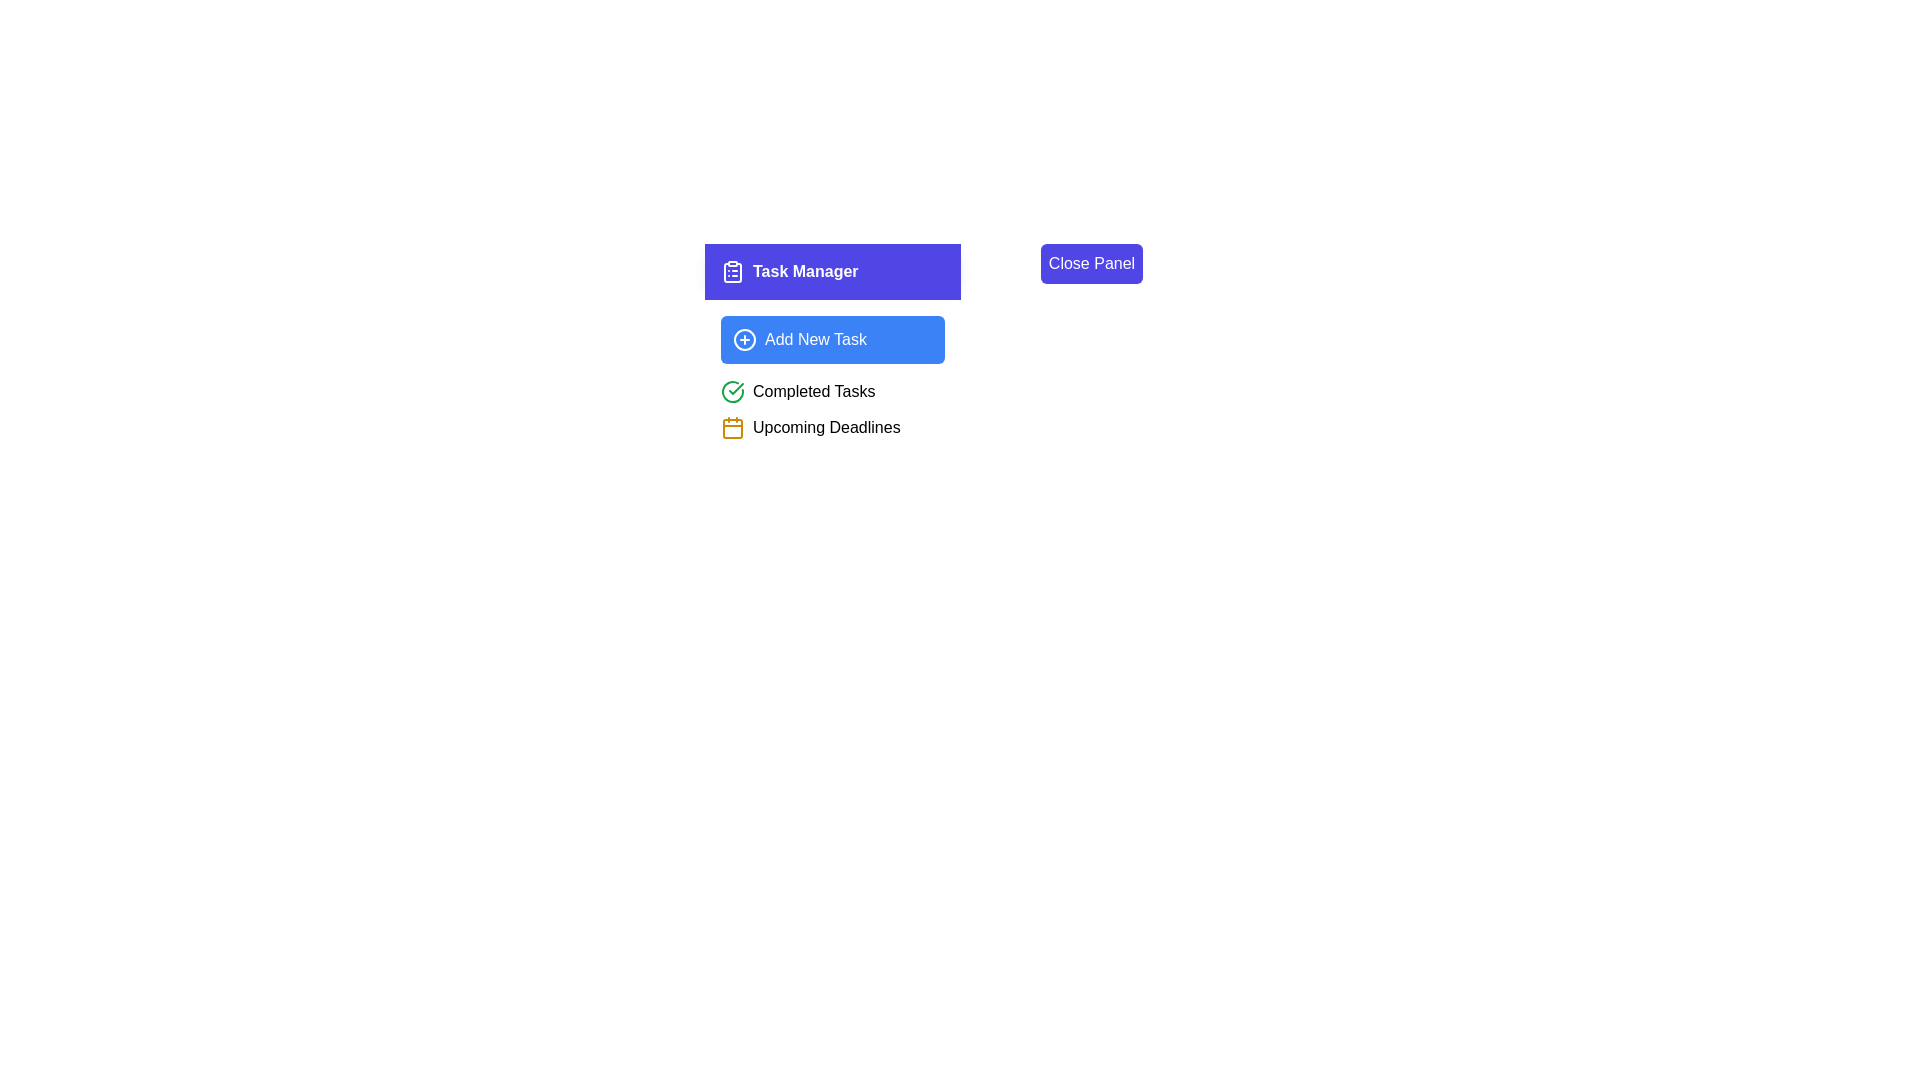 The image size is (1920, 1080). What do you see at coordinates (833, 338) in the screenshot?
I see `the 'Add New Task' button` at bounding box center [833, 338].